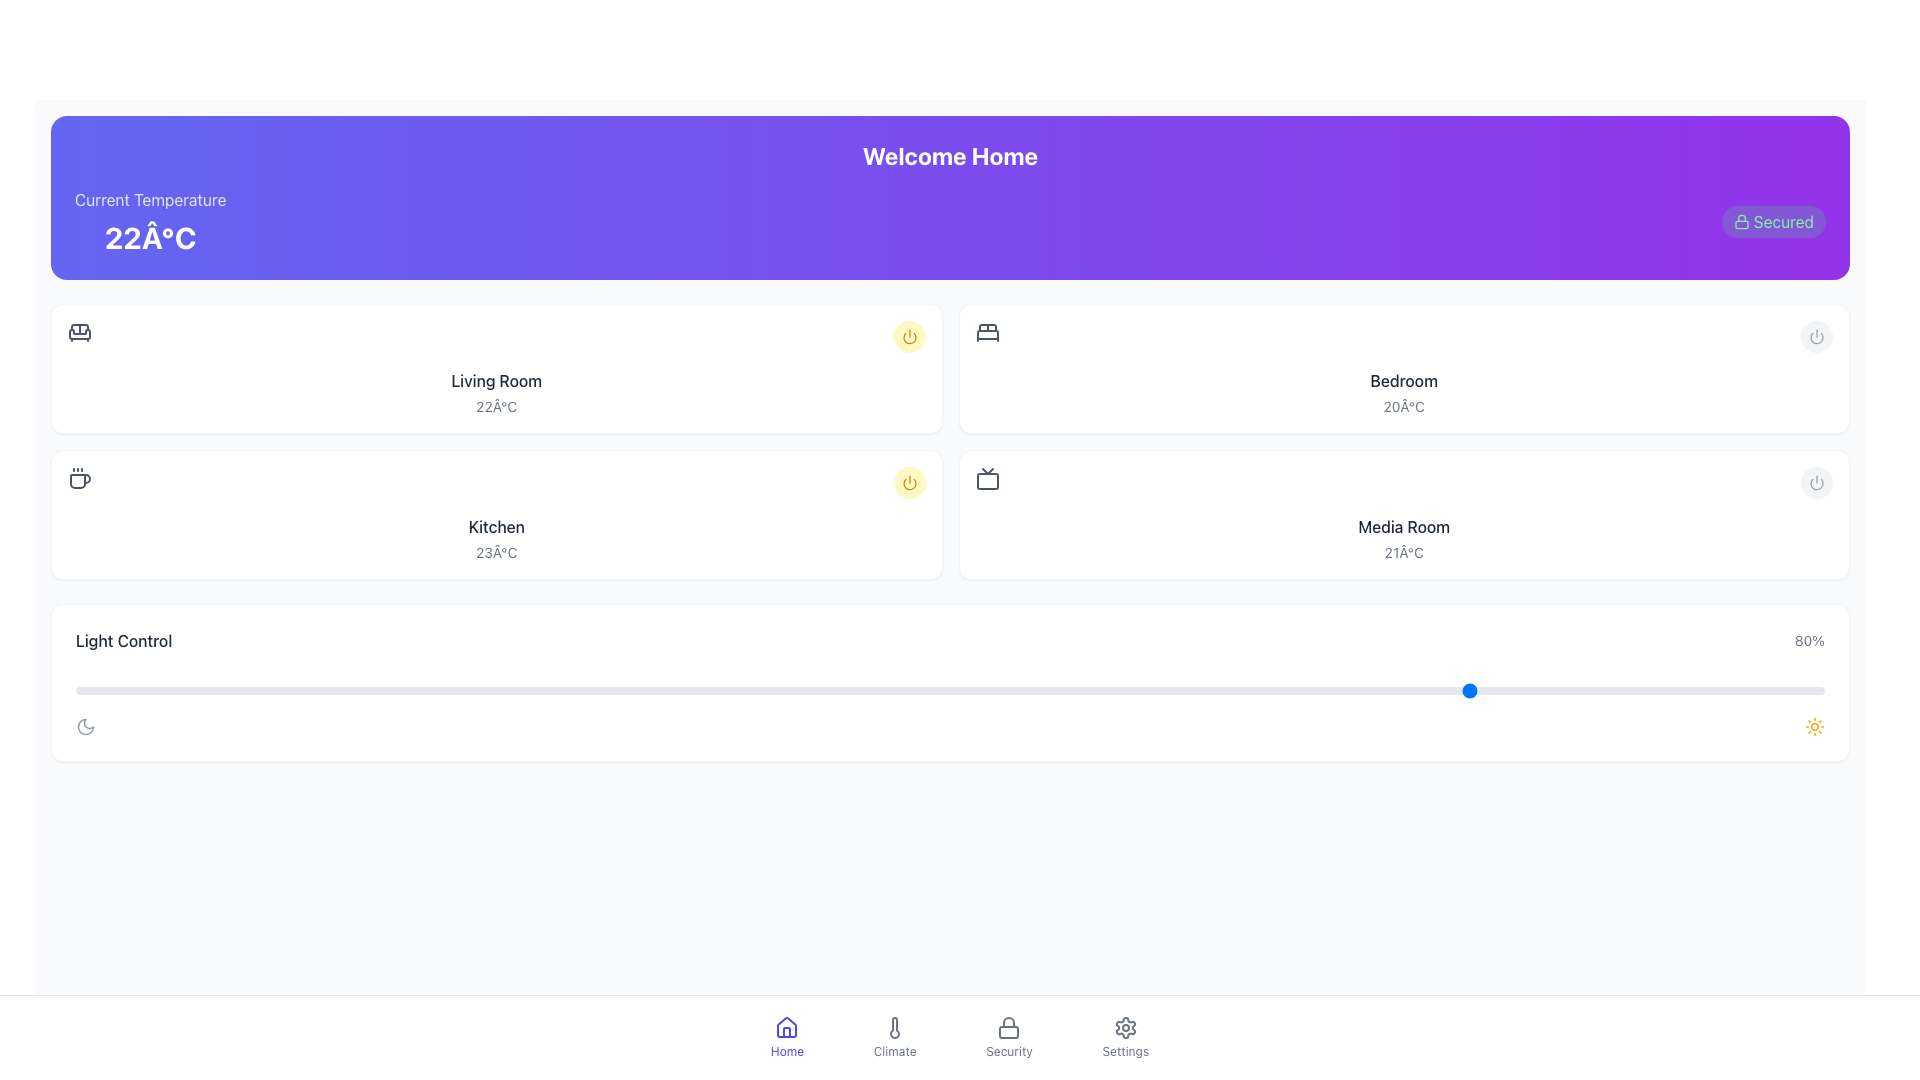  I want to click on displayed temperature from the static text label showing '23Â°C', located beneath the 'Kitchen' label in the grid layout, so click(496, 552).